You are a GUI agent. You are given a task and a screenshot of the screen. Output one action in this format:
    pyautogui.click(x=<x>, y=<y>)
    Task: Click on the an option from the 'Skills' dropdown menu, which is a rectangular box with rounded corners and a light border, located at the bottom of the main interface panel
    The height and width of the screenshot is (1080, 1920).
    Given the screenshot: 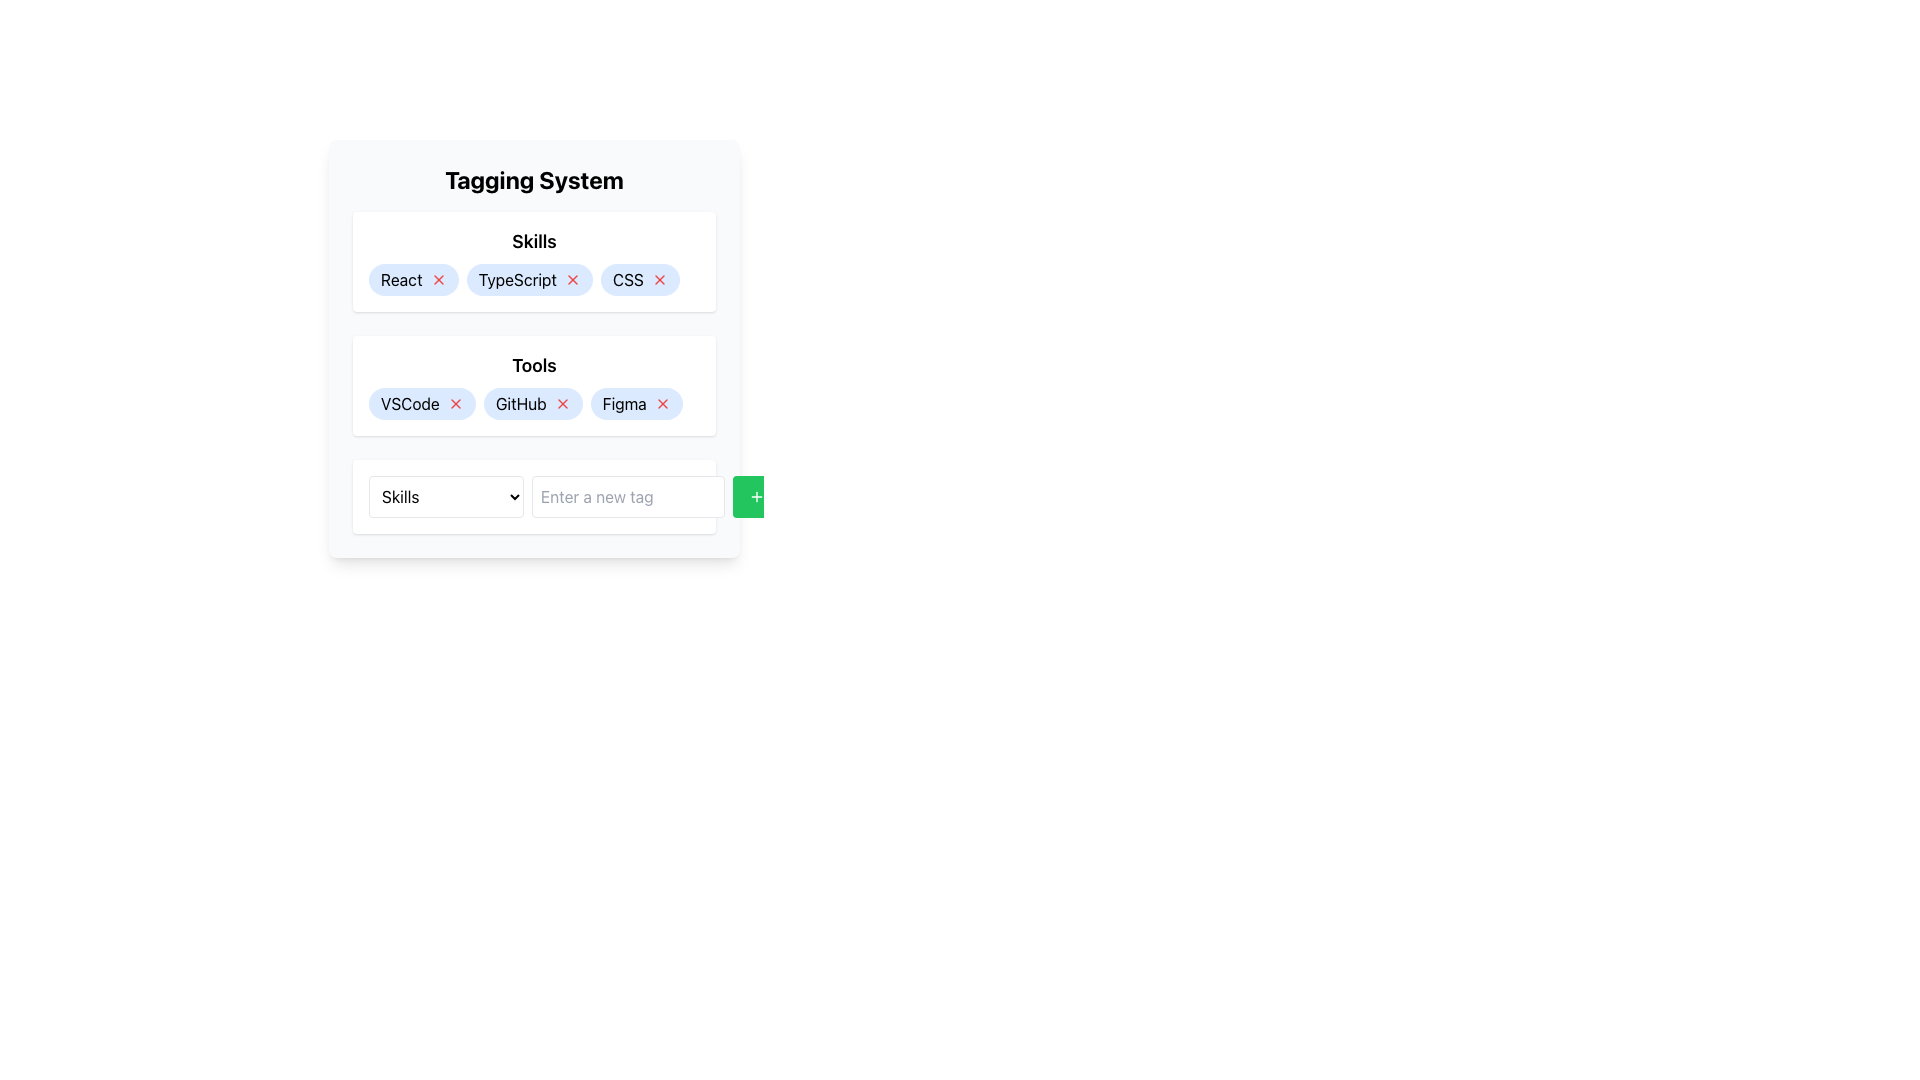 What is the action you would take?
    pyautogui.click(x=445, y=496)
    